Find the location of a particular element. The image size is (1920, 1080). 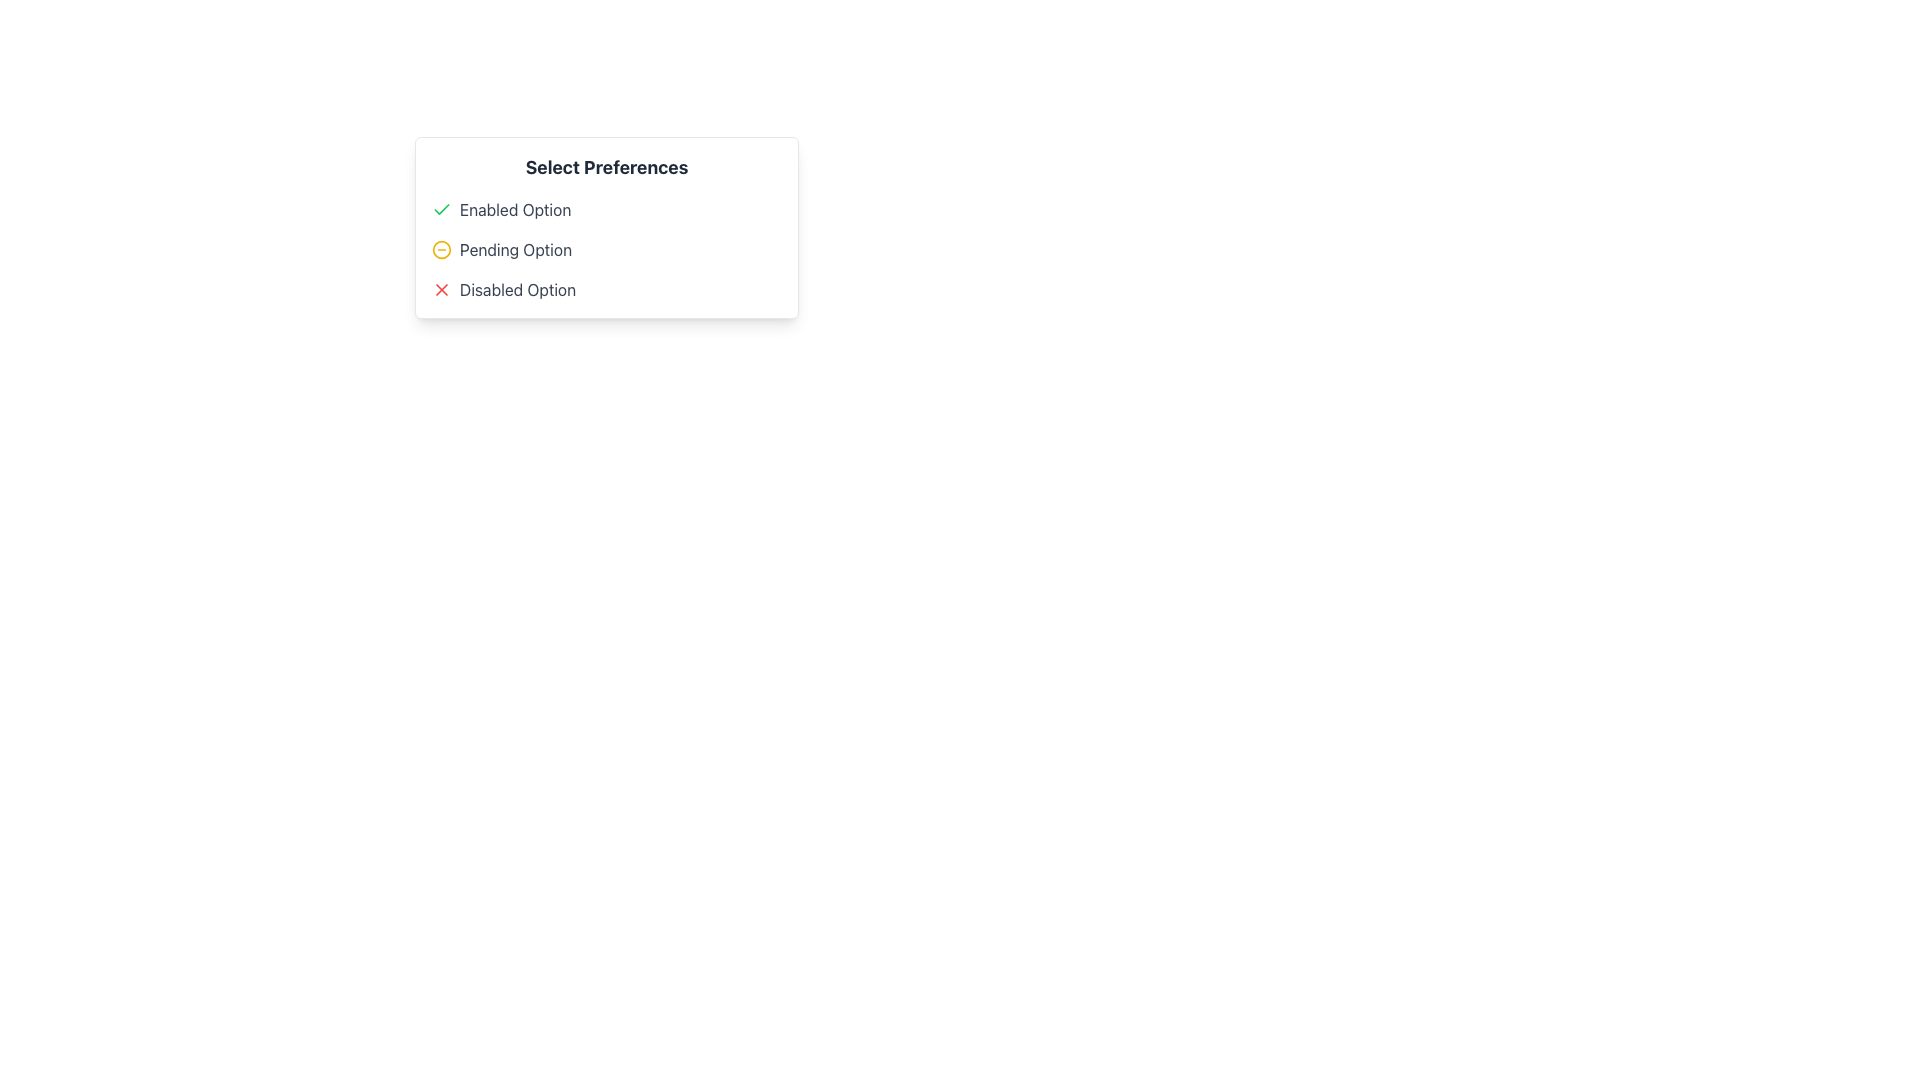

the leftmost icon in the 'Pending Option' row that indicates the 'Pending' state, positioned between 'Enabled Option' and 'Disabled Option' is located at coordinates (440, 249).